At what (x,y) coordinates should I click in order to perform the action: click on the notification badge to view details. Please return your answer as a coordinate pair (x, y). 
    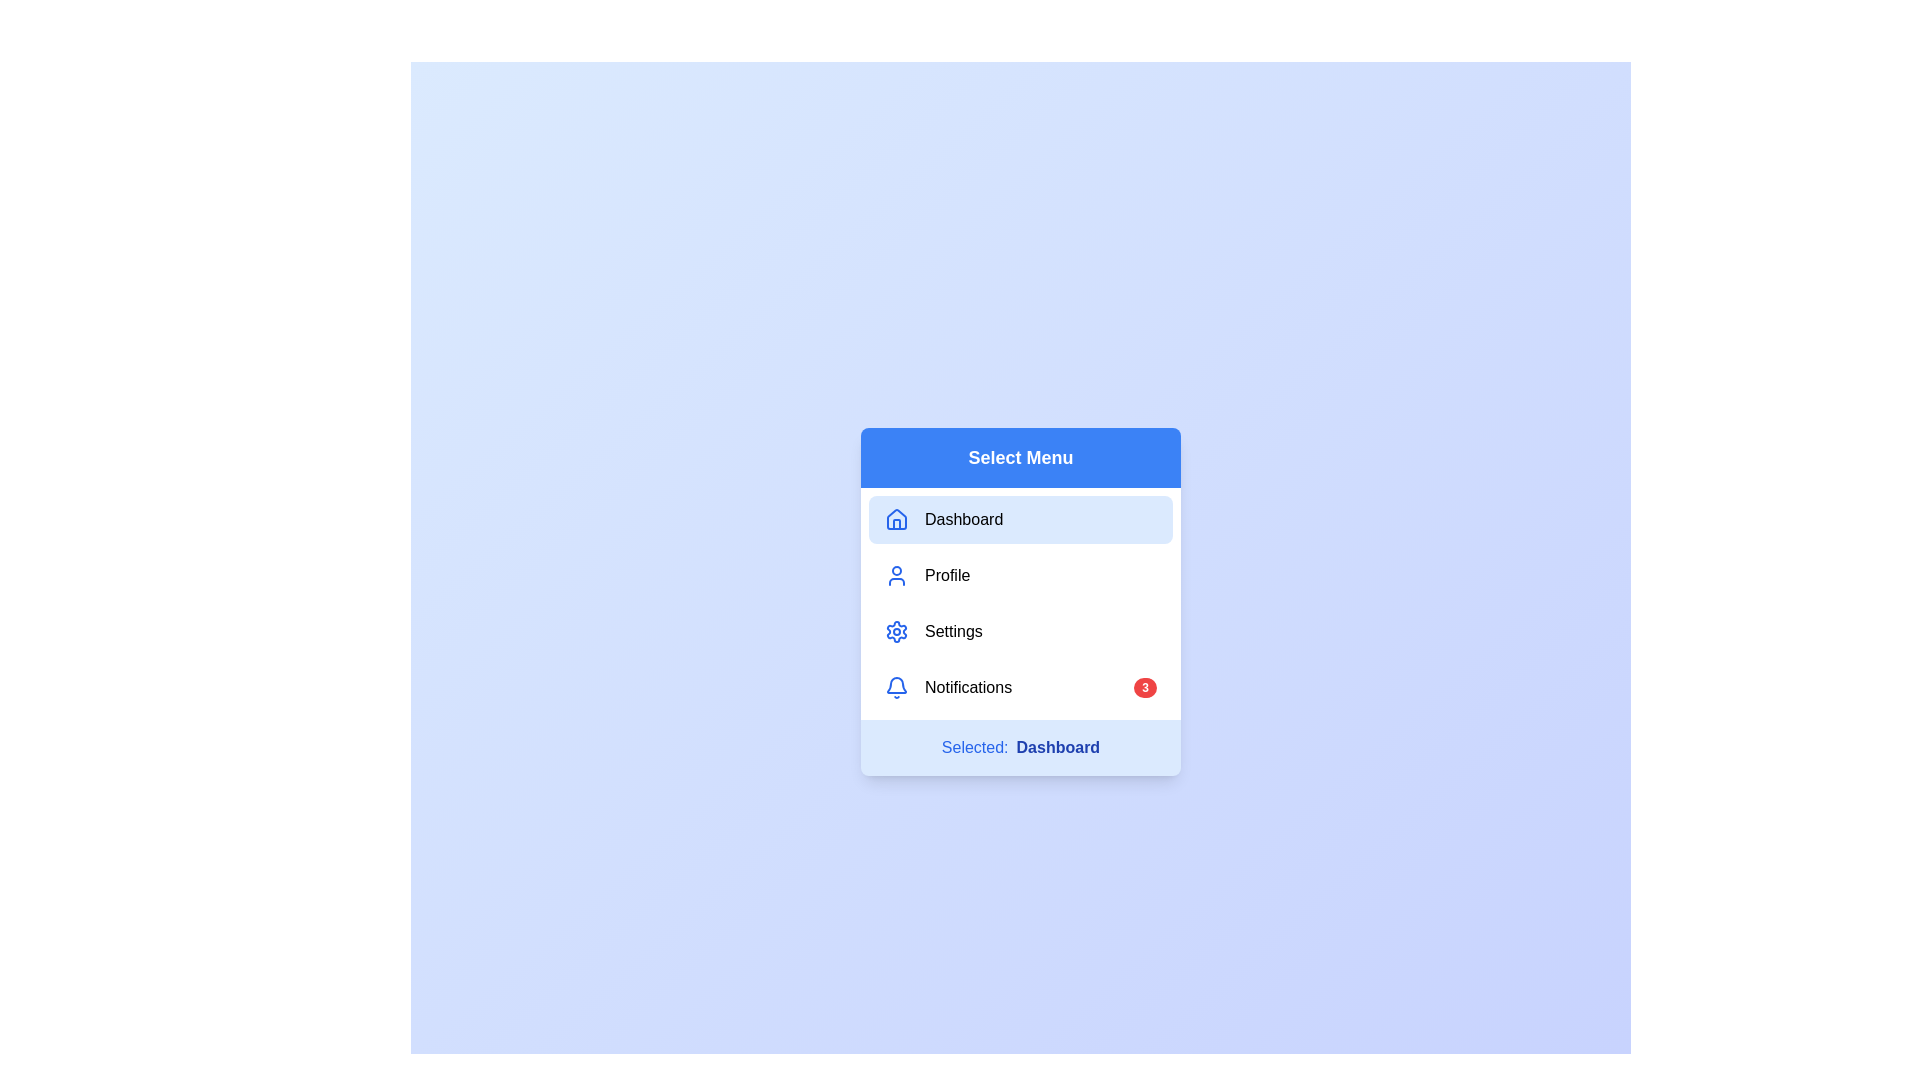
    Looking at the image, I should click on (1145, 686).